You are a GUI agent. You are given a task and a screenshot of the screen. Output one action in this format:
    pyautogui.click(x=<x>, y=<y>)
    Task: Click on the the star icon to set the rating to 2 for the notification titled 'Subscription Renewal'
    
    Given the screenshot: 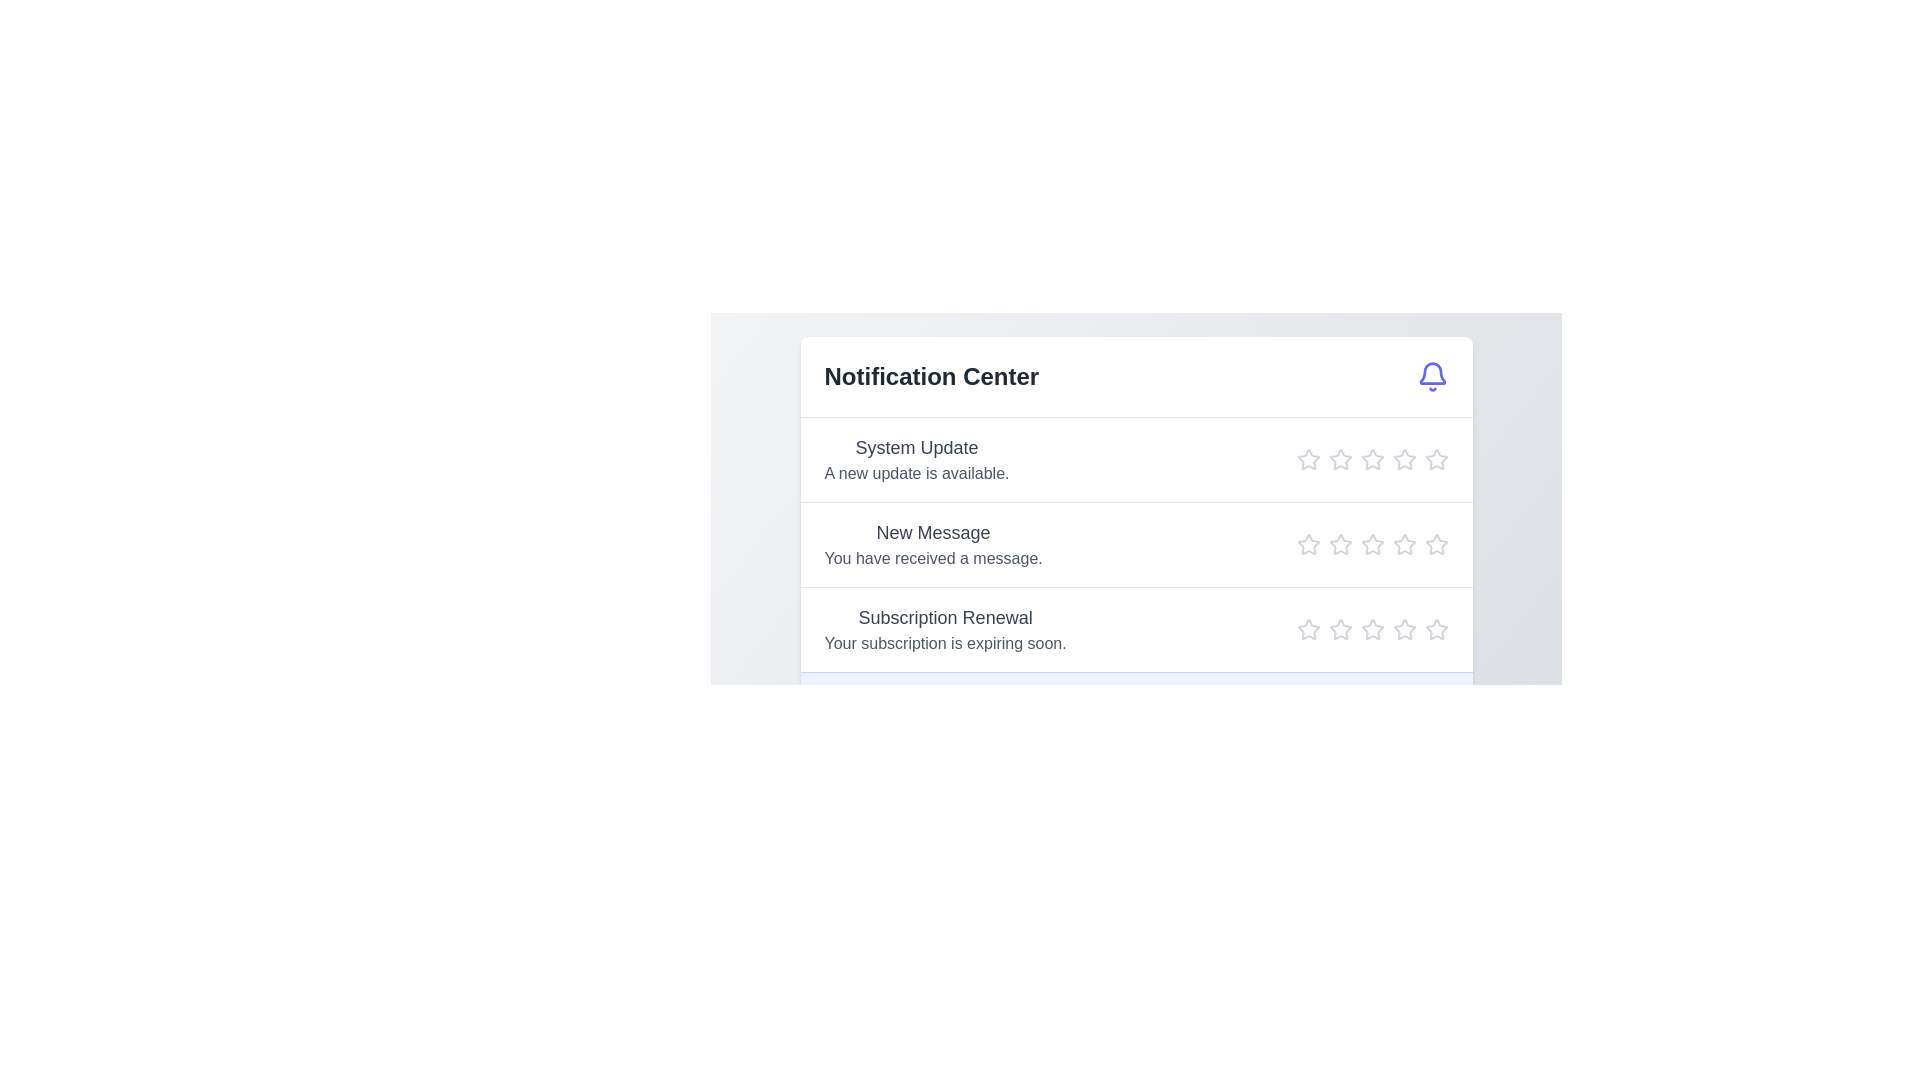 What is the action you would take?
    pyautogui.click(x=1340, y=628)
    